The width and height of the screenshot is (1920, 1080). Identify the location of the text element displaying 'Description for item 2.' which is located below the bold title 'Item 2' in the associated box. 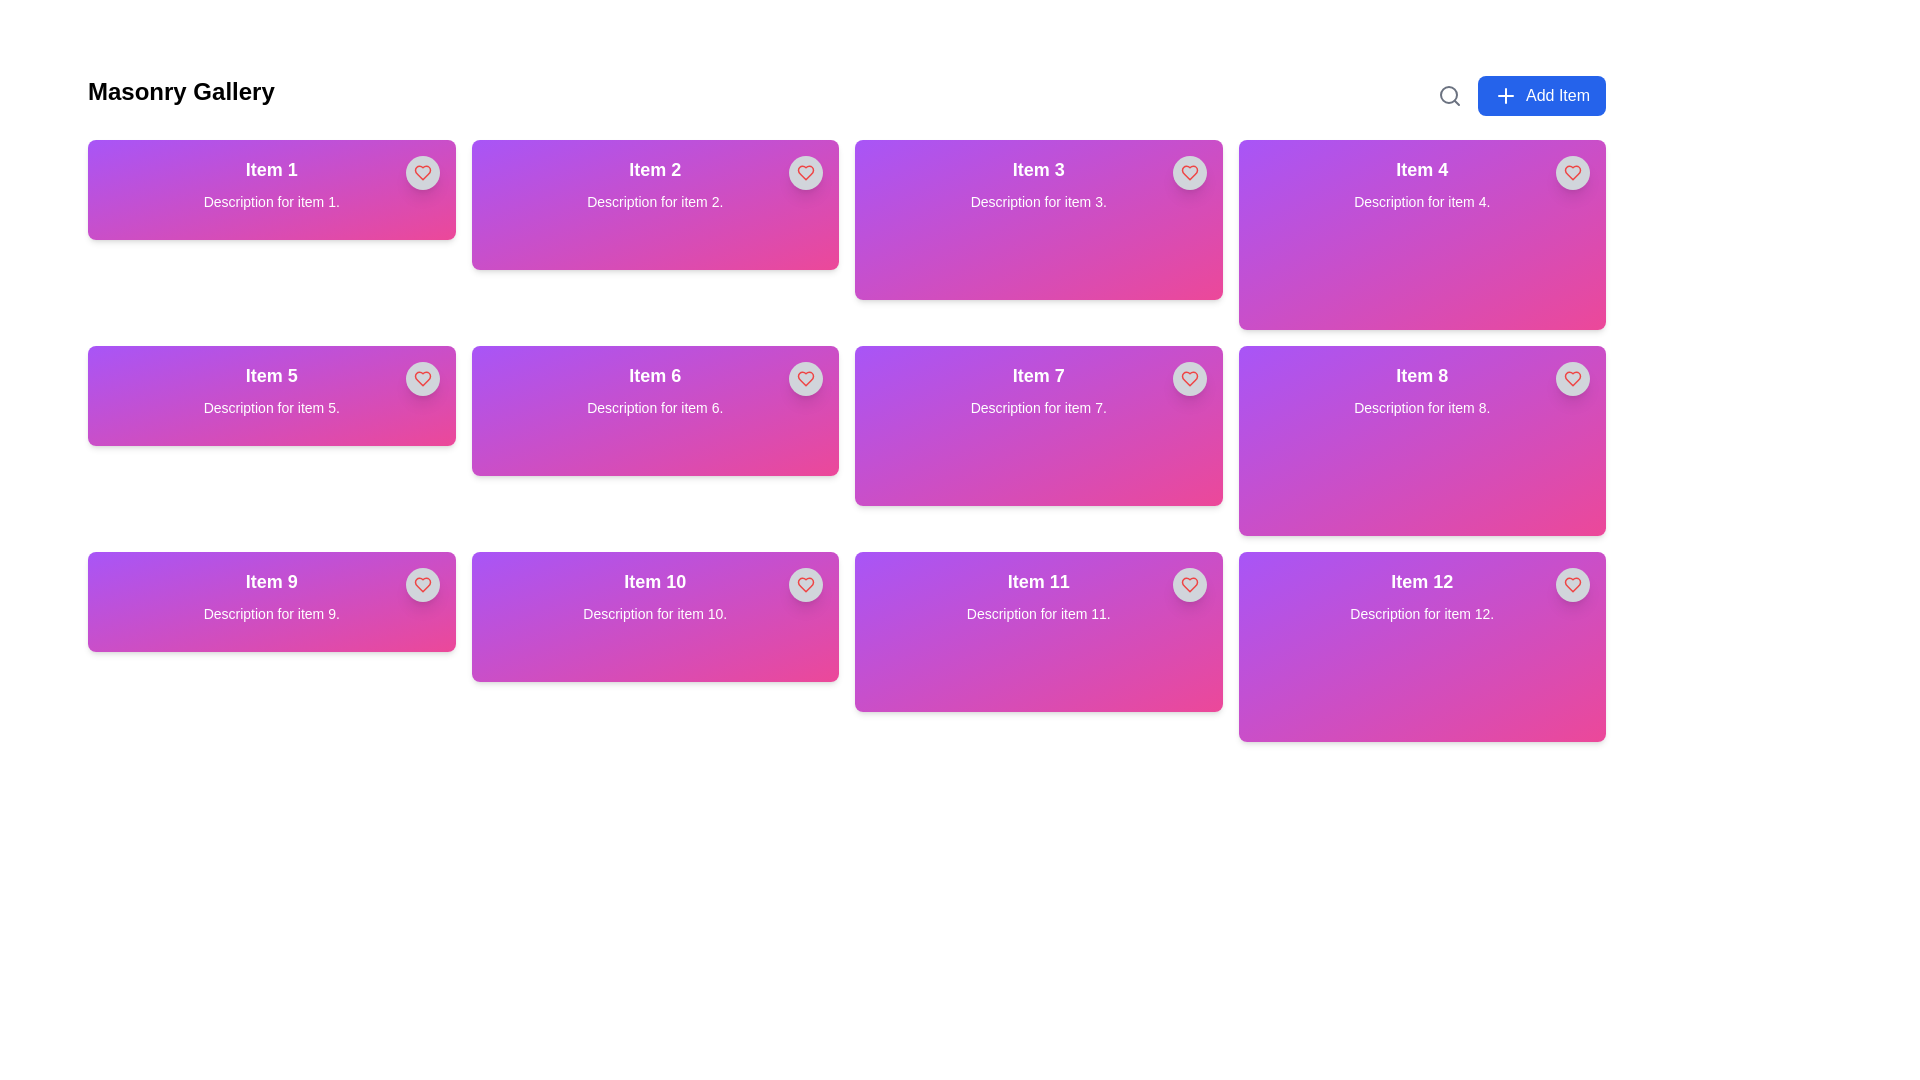
(655, 201).